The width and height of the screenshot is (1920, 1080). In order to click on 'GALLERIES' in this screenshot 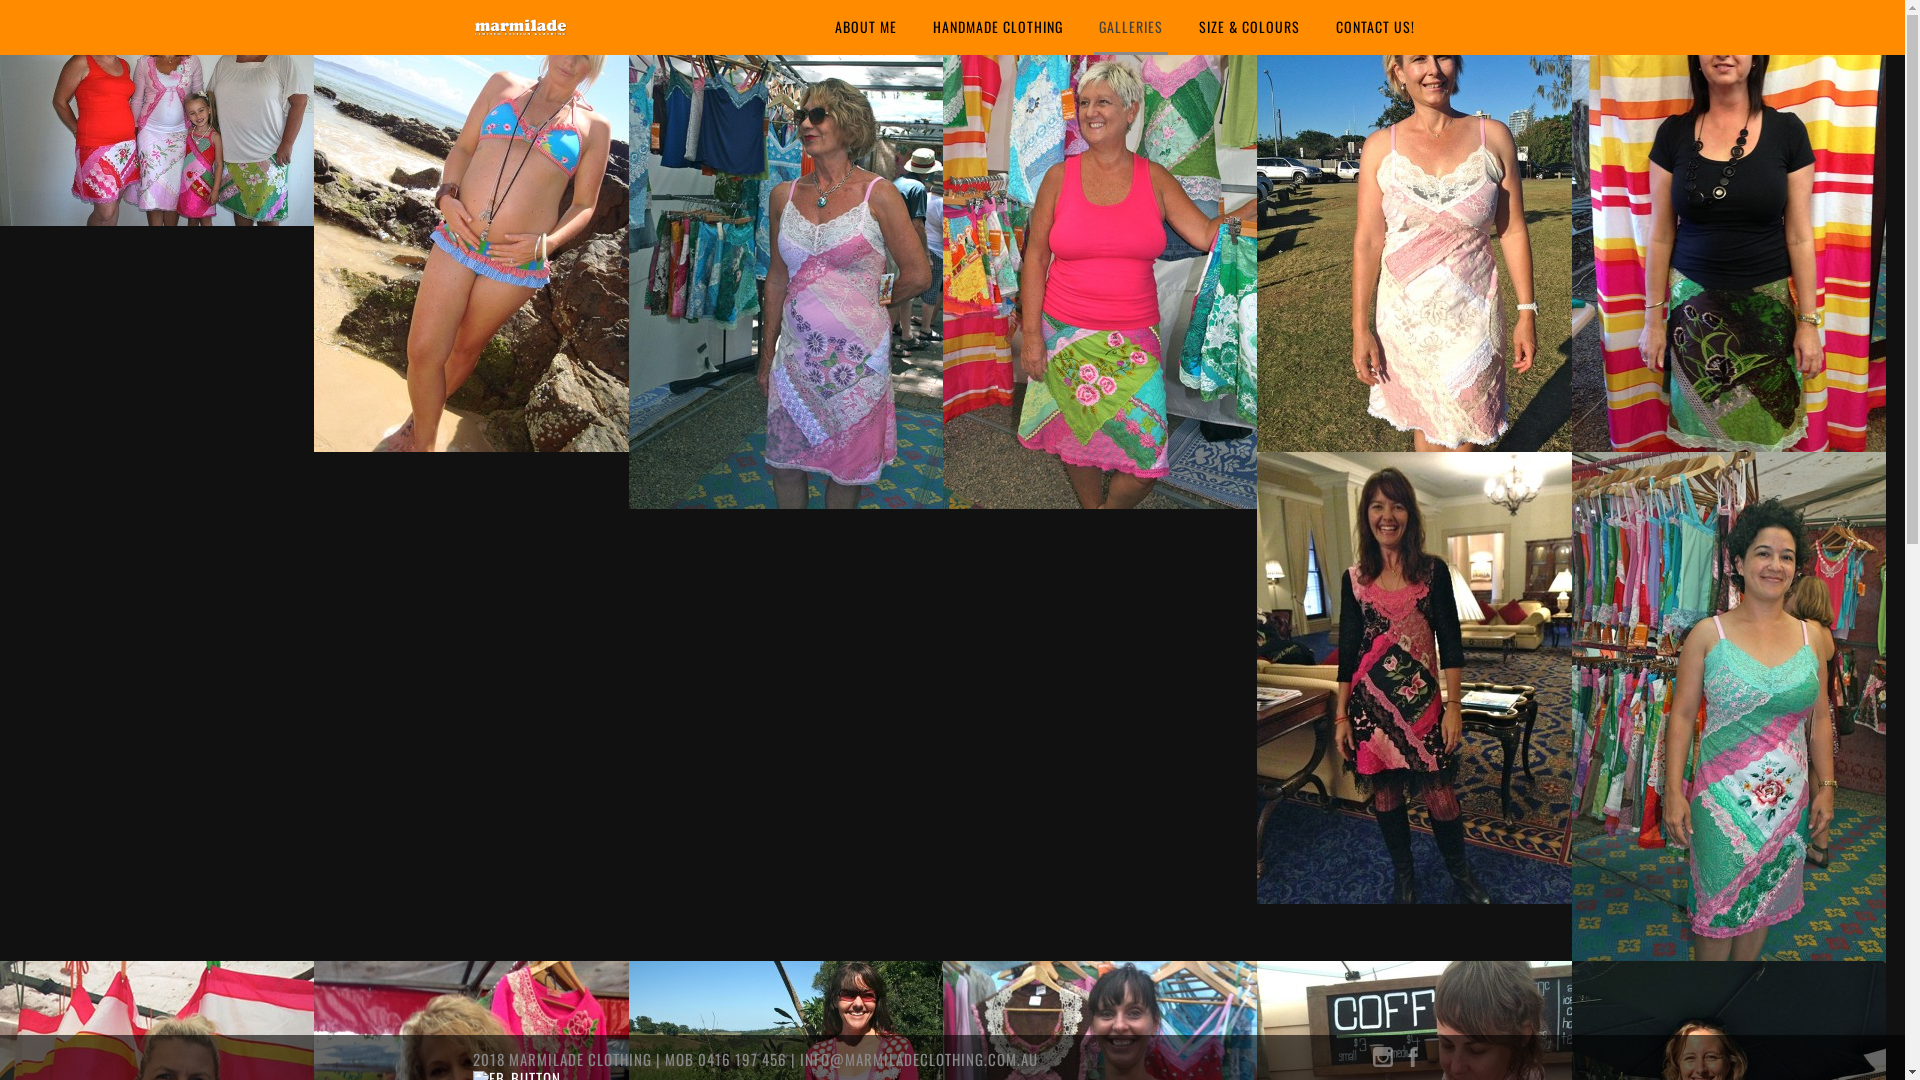, I will do `click(1131, 27)`.